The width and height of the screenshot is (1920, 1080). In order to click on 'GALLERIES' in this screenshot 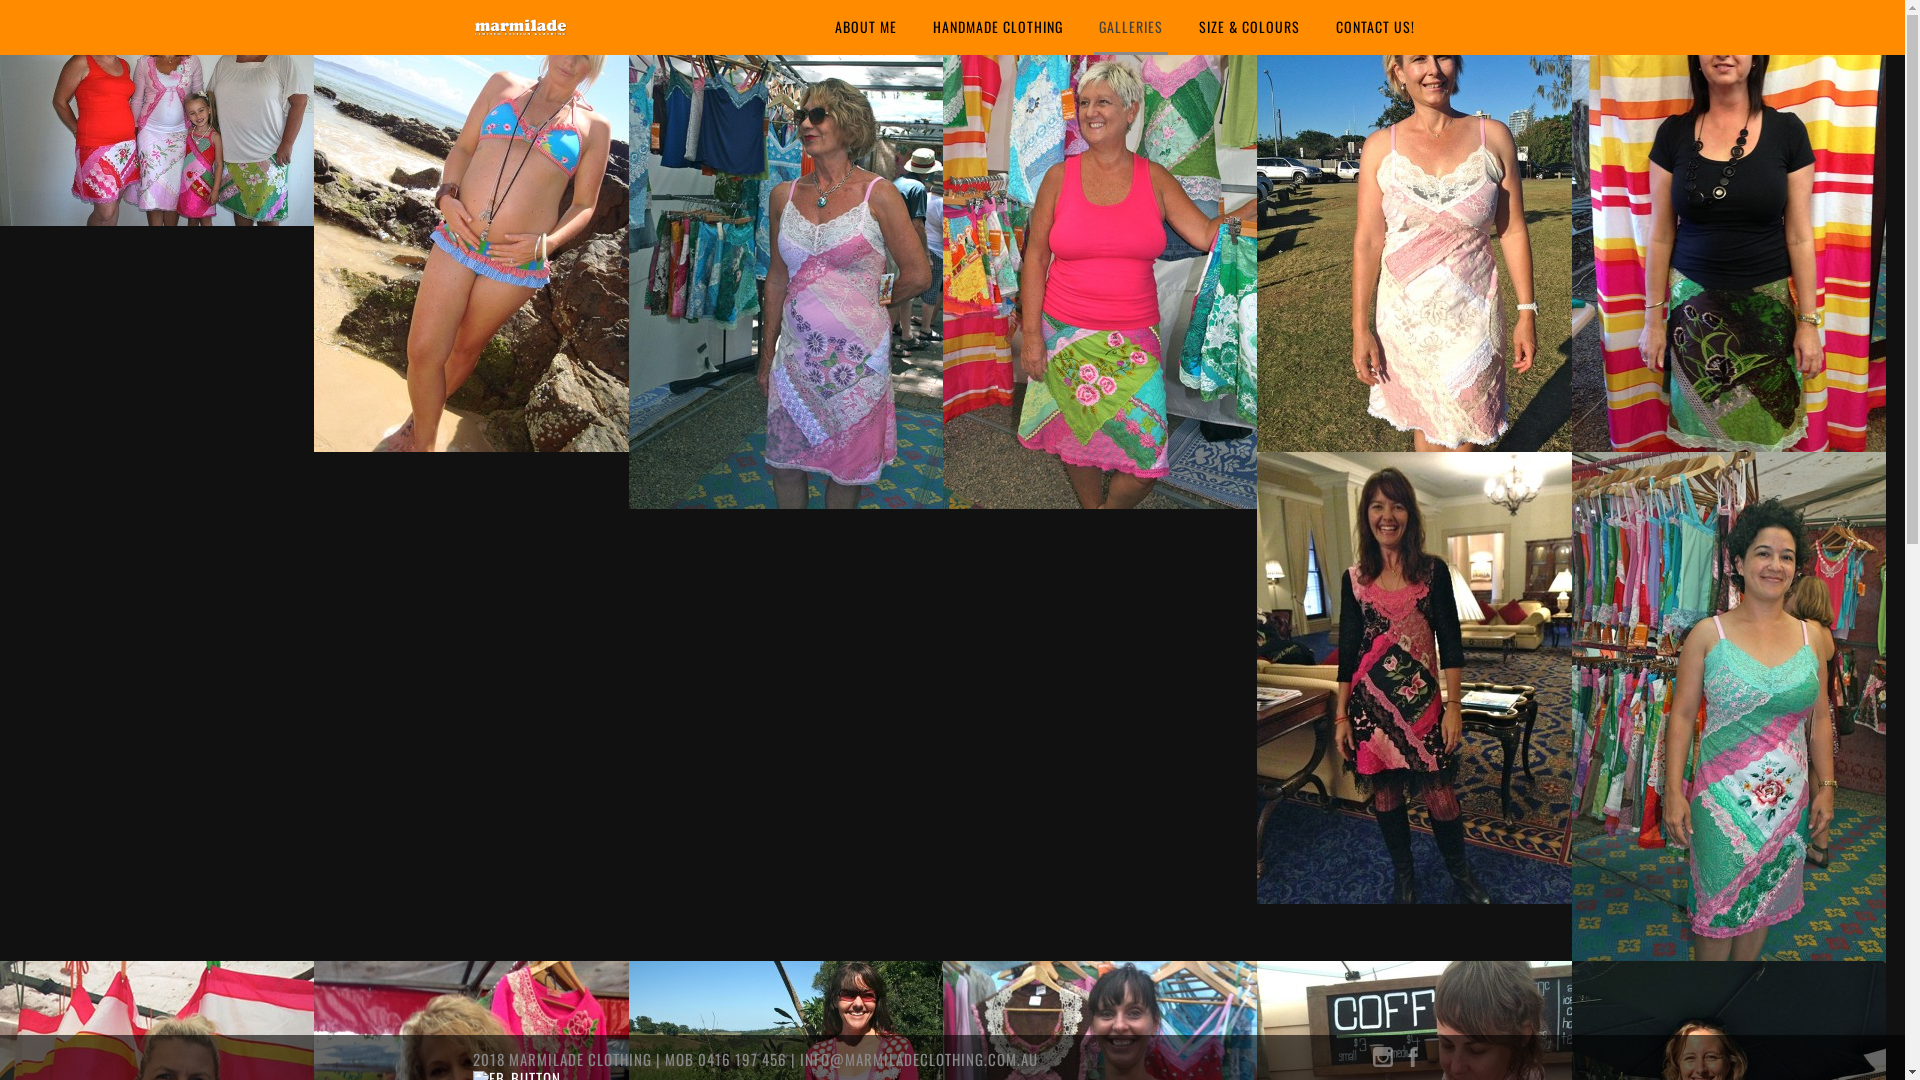, I will do `click(1131, 27)`.